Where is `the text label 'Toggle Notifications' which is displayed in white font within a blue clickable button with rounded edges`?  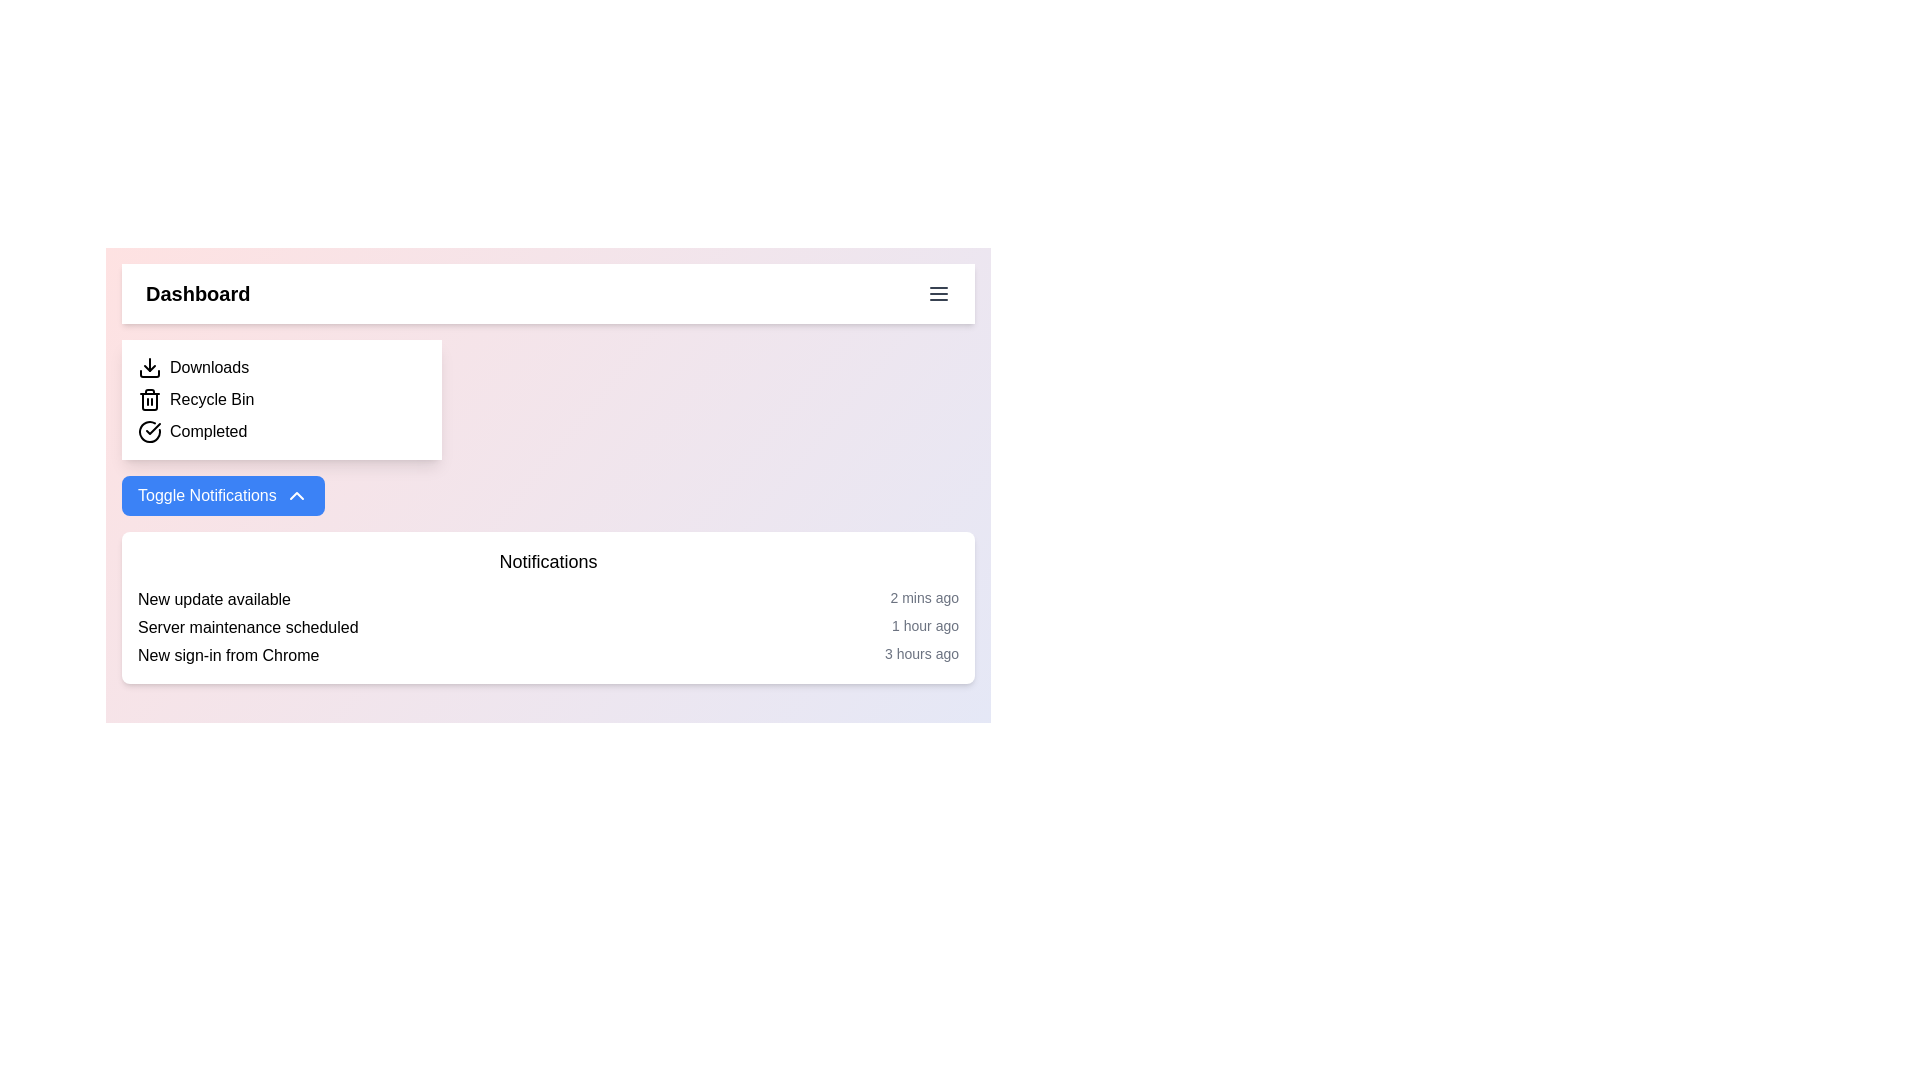
the text label 'Toggle Notifications' which is displayed in white font within a blue clickable button with rounded edges is located at coordinates (207, 495).